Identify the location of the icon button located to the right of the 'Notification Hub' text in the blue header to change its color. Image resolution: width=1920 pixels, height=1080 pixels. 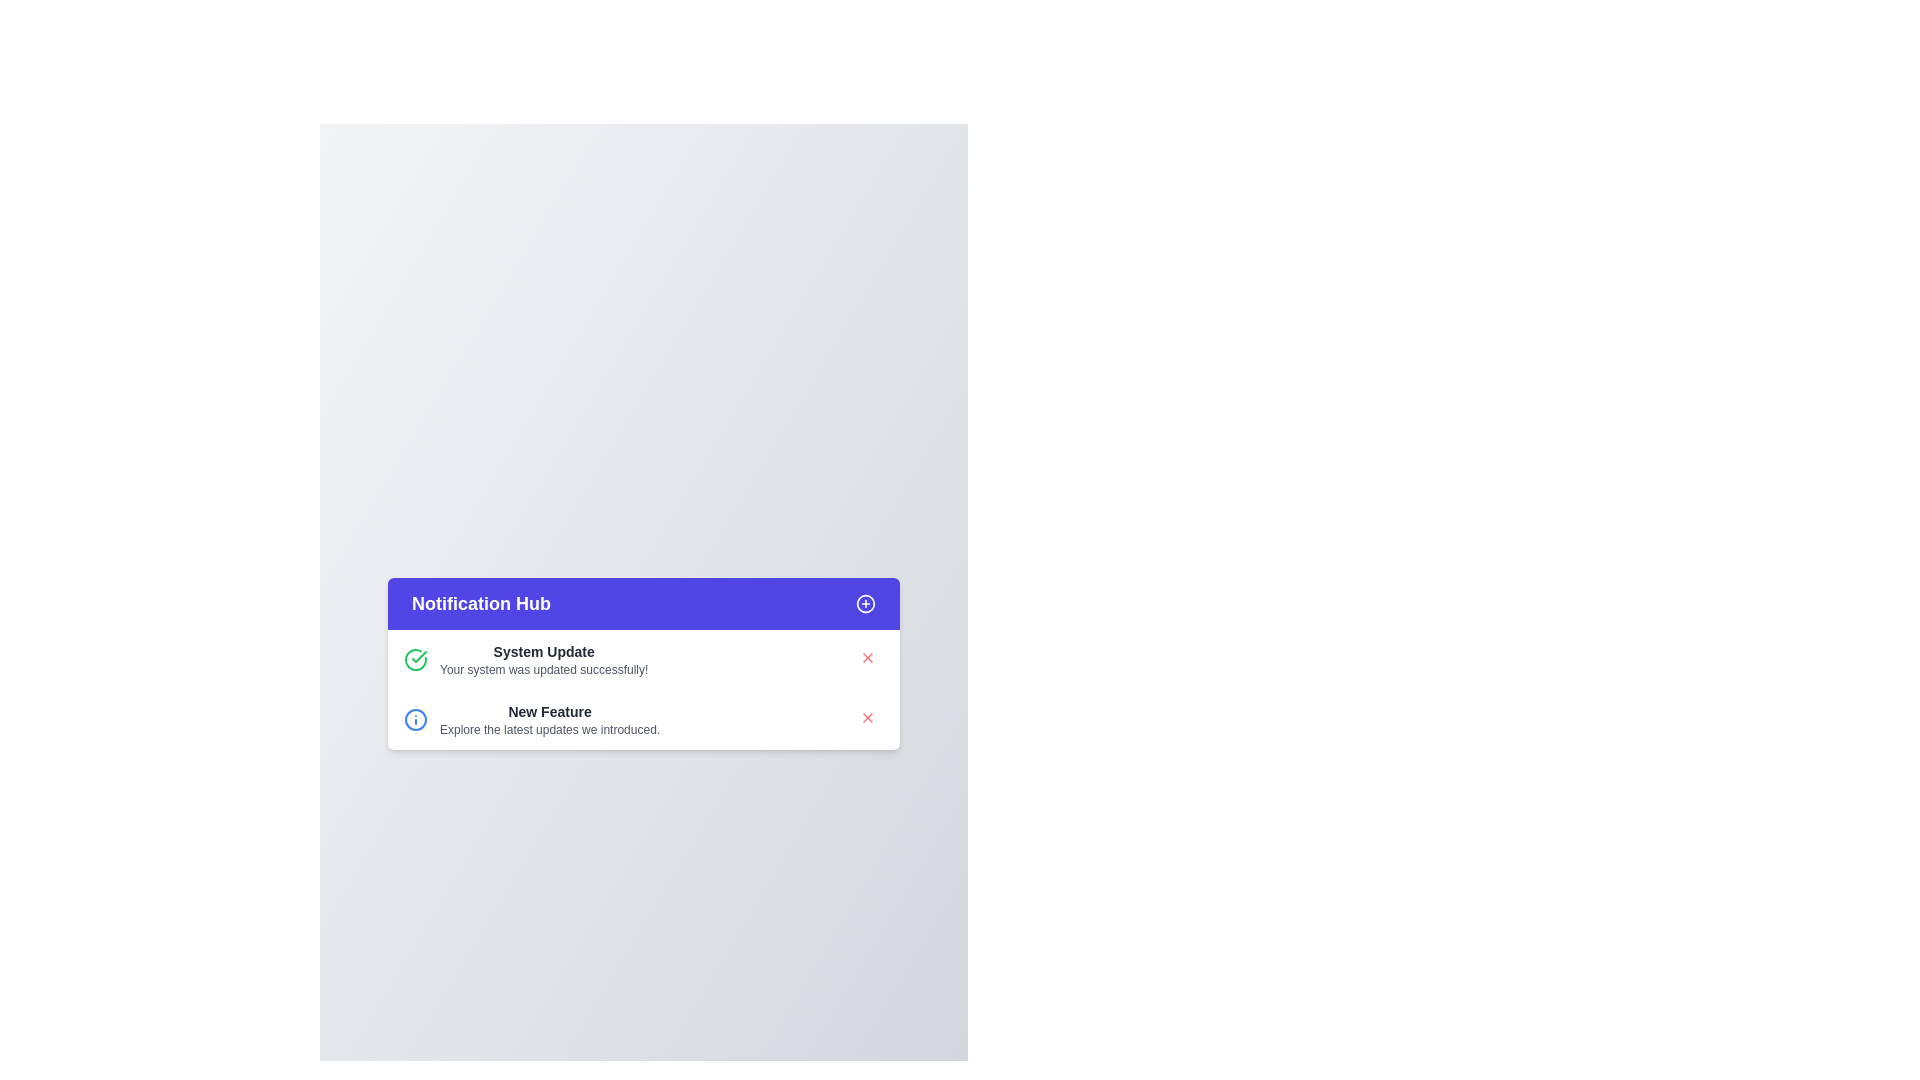
(865, 603).